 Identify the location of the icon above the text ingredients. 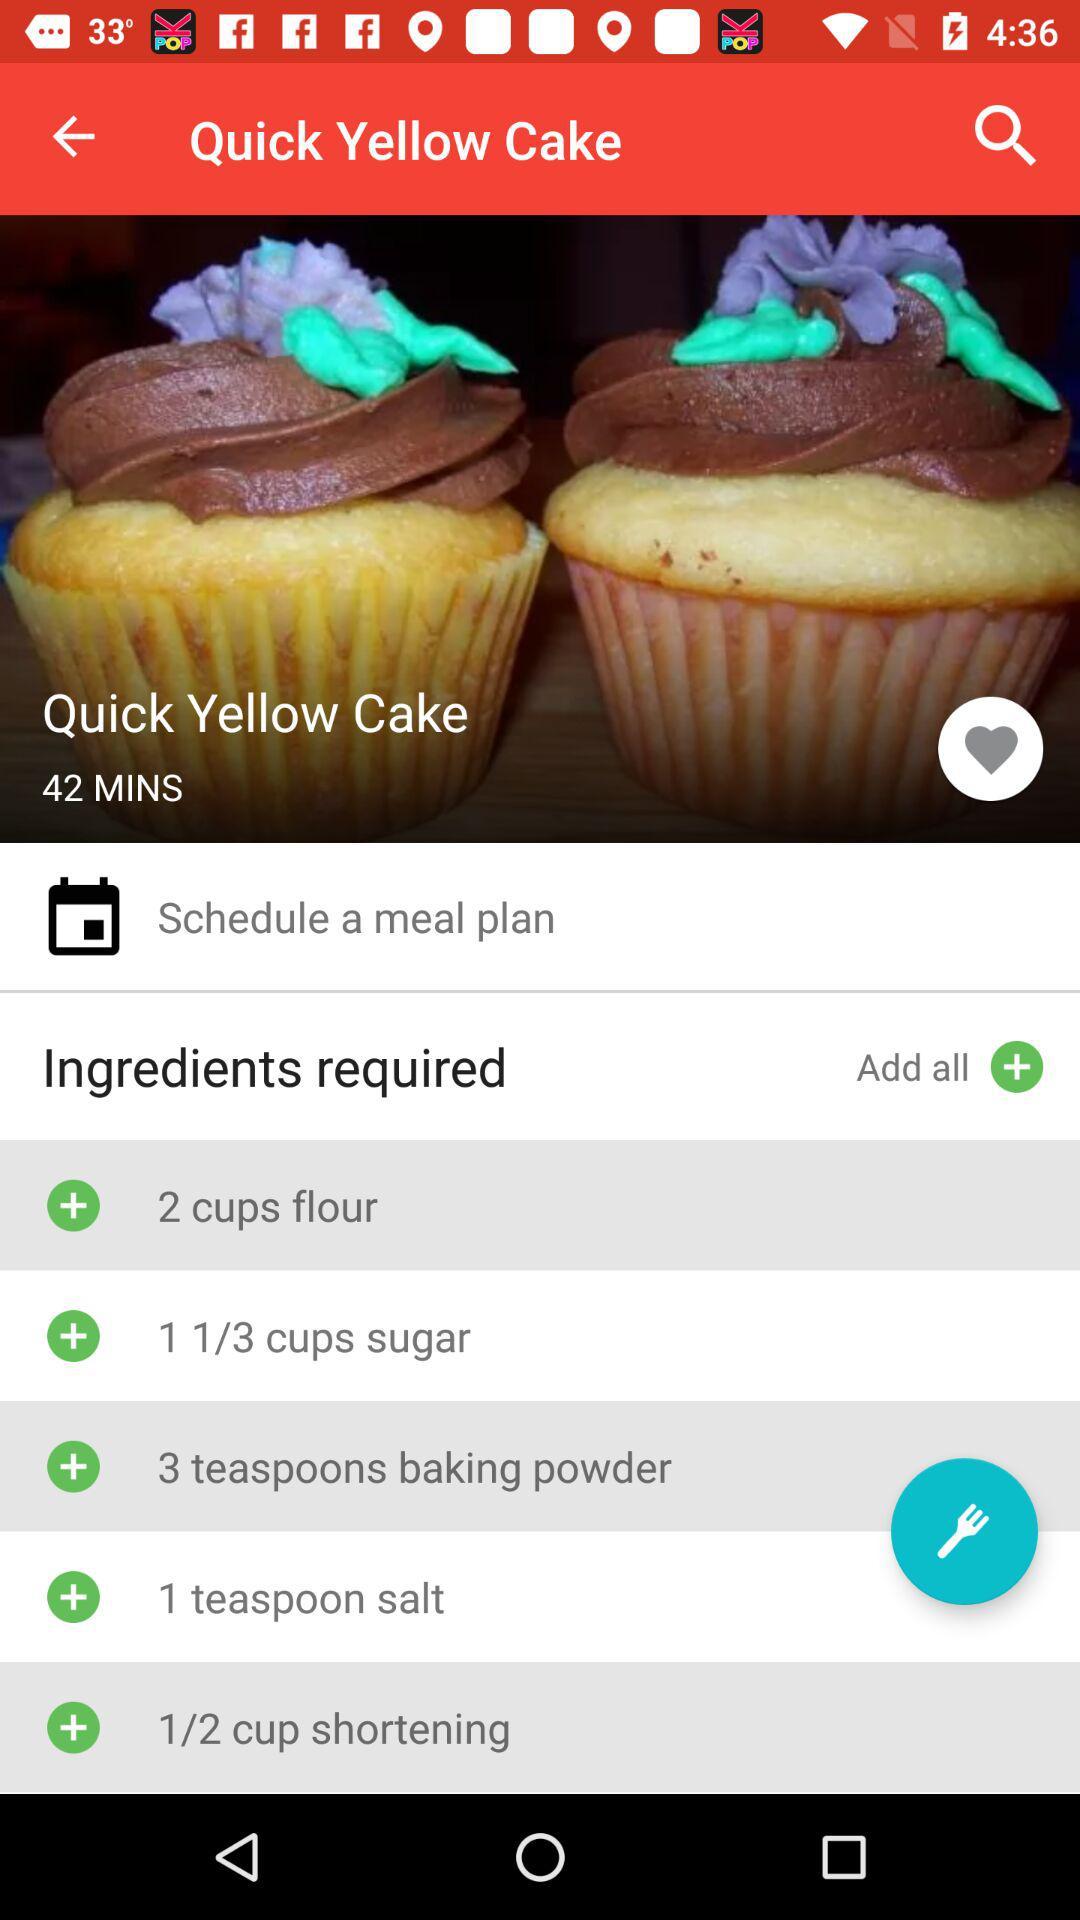
(83, 915).